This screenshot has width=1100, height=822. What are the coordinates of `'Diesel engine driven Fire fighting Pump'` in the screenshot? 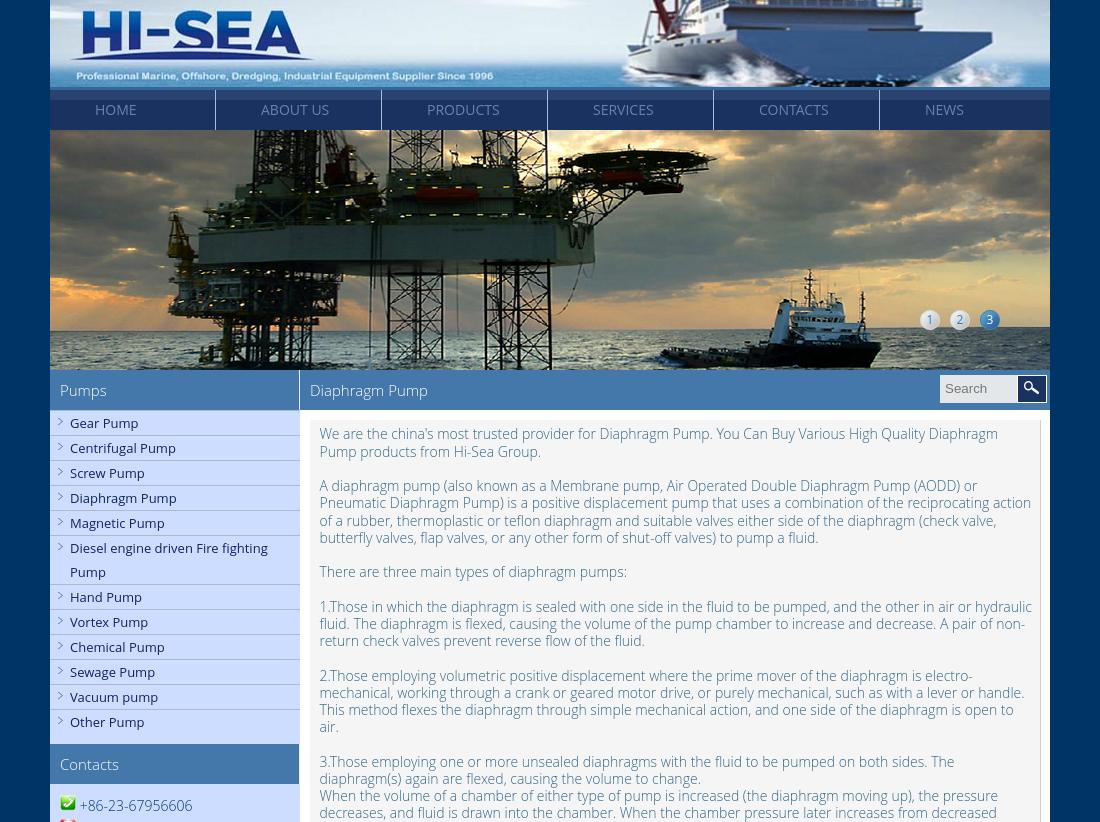 It's located at (167, 560).